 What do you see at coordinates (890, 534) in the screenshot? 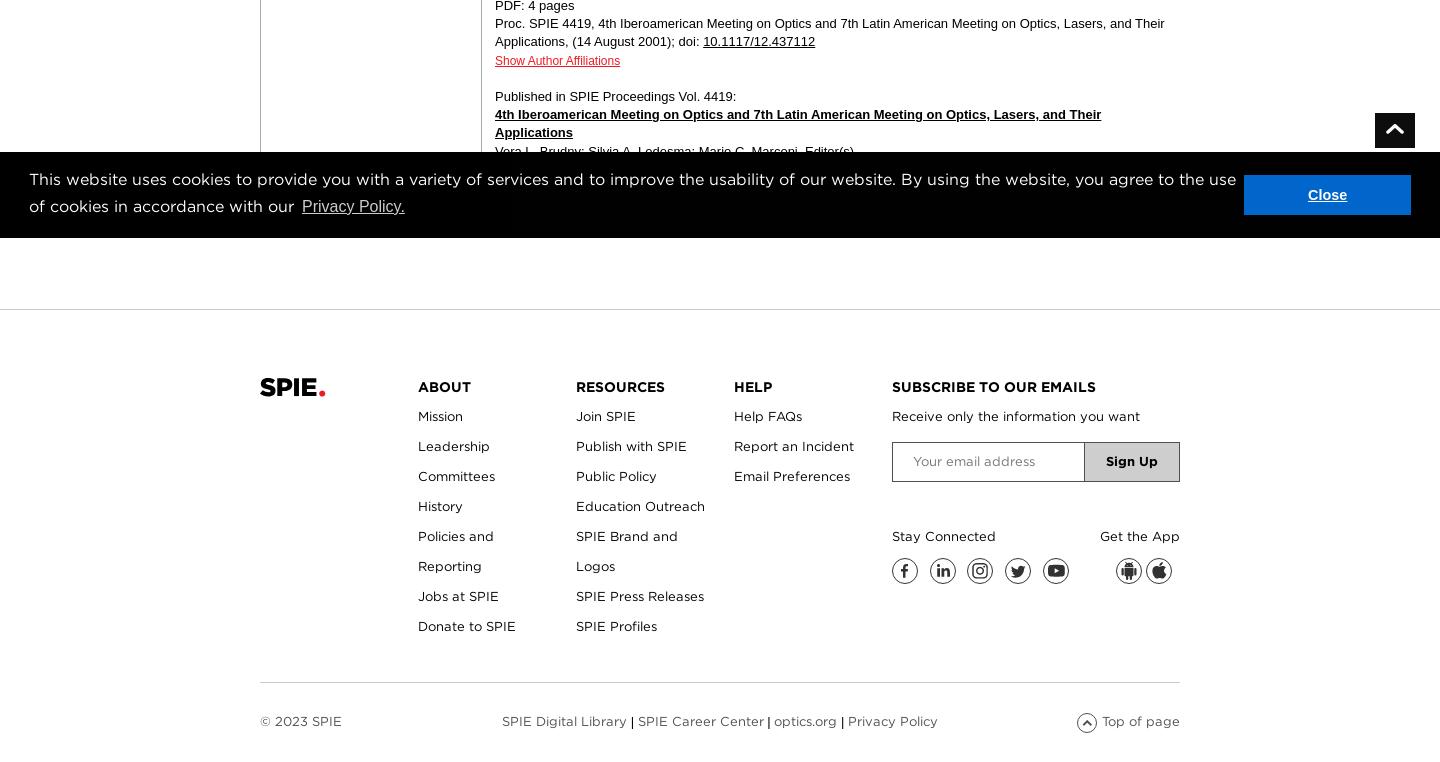
I see `'Stay Connected'` at bounding box center [890, 534].